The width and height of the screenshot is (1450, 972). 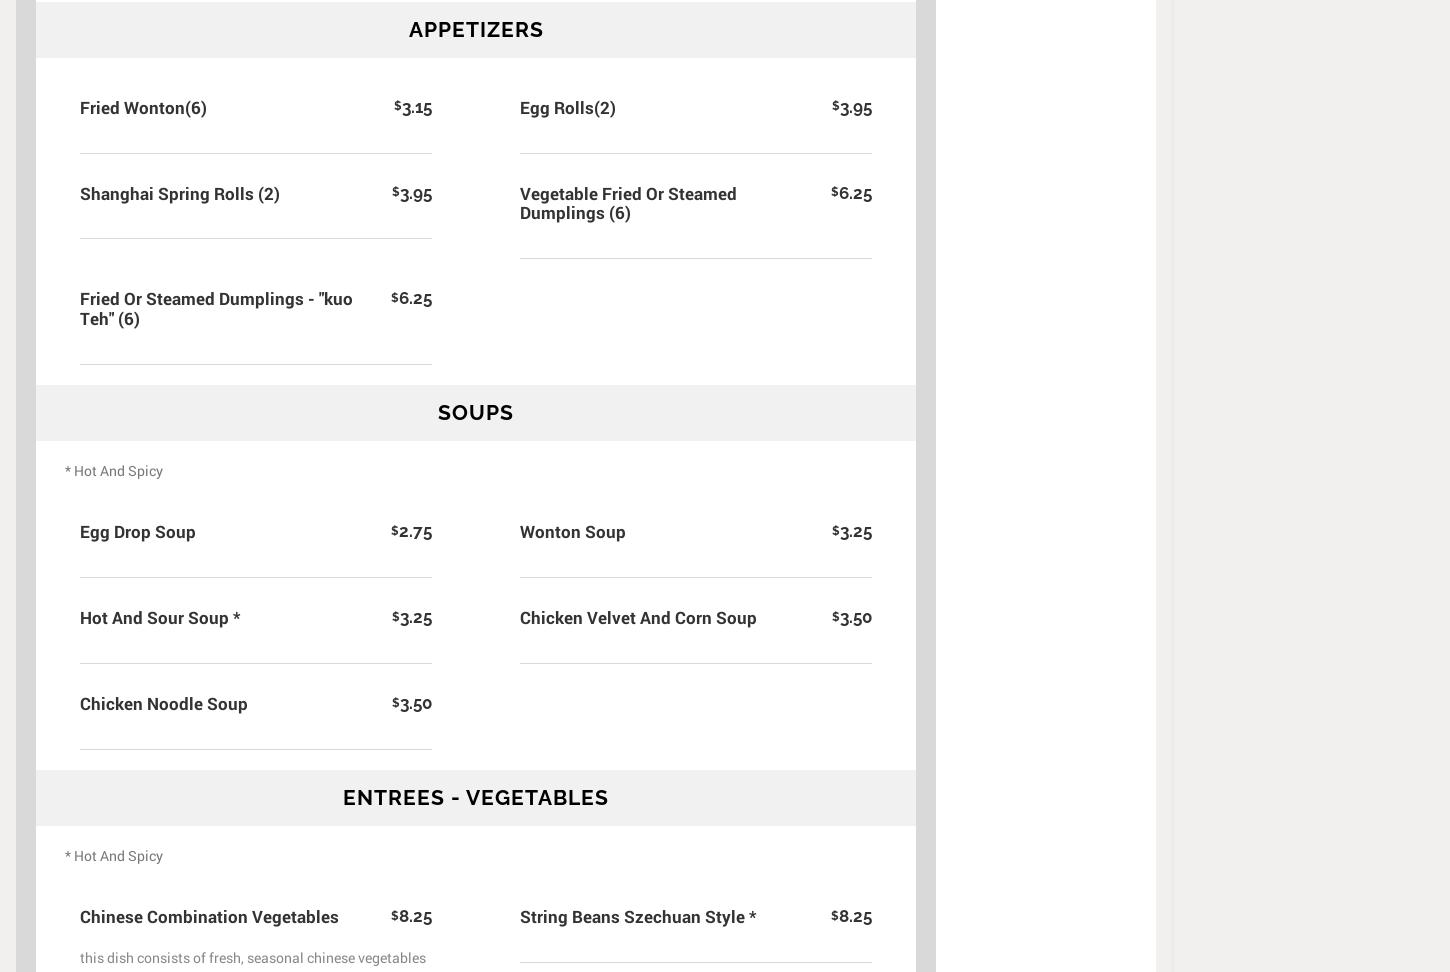 I want to click on 'Vegetable Fried Or Steamed Dumplings (6)', so click(x=627, y=201).